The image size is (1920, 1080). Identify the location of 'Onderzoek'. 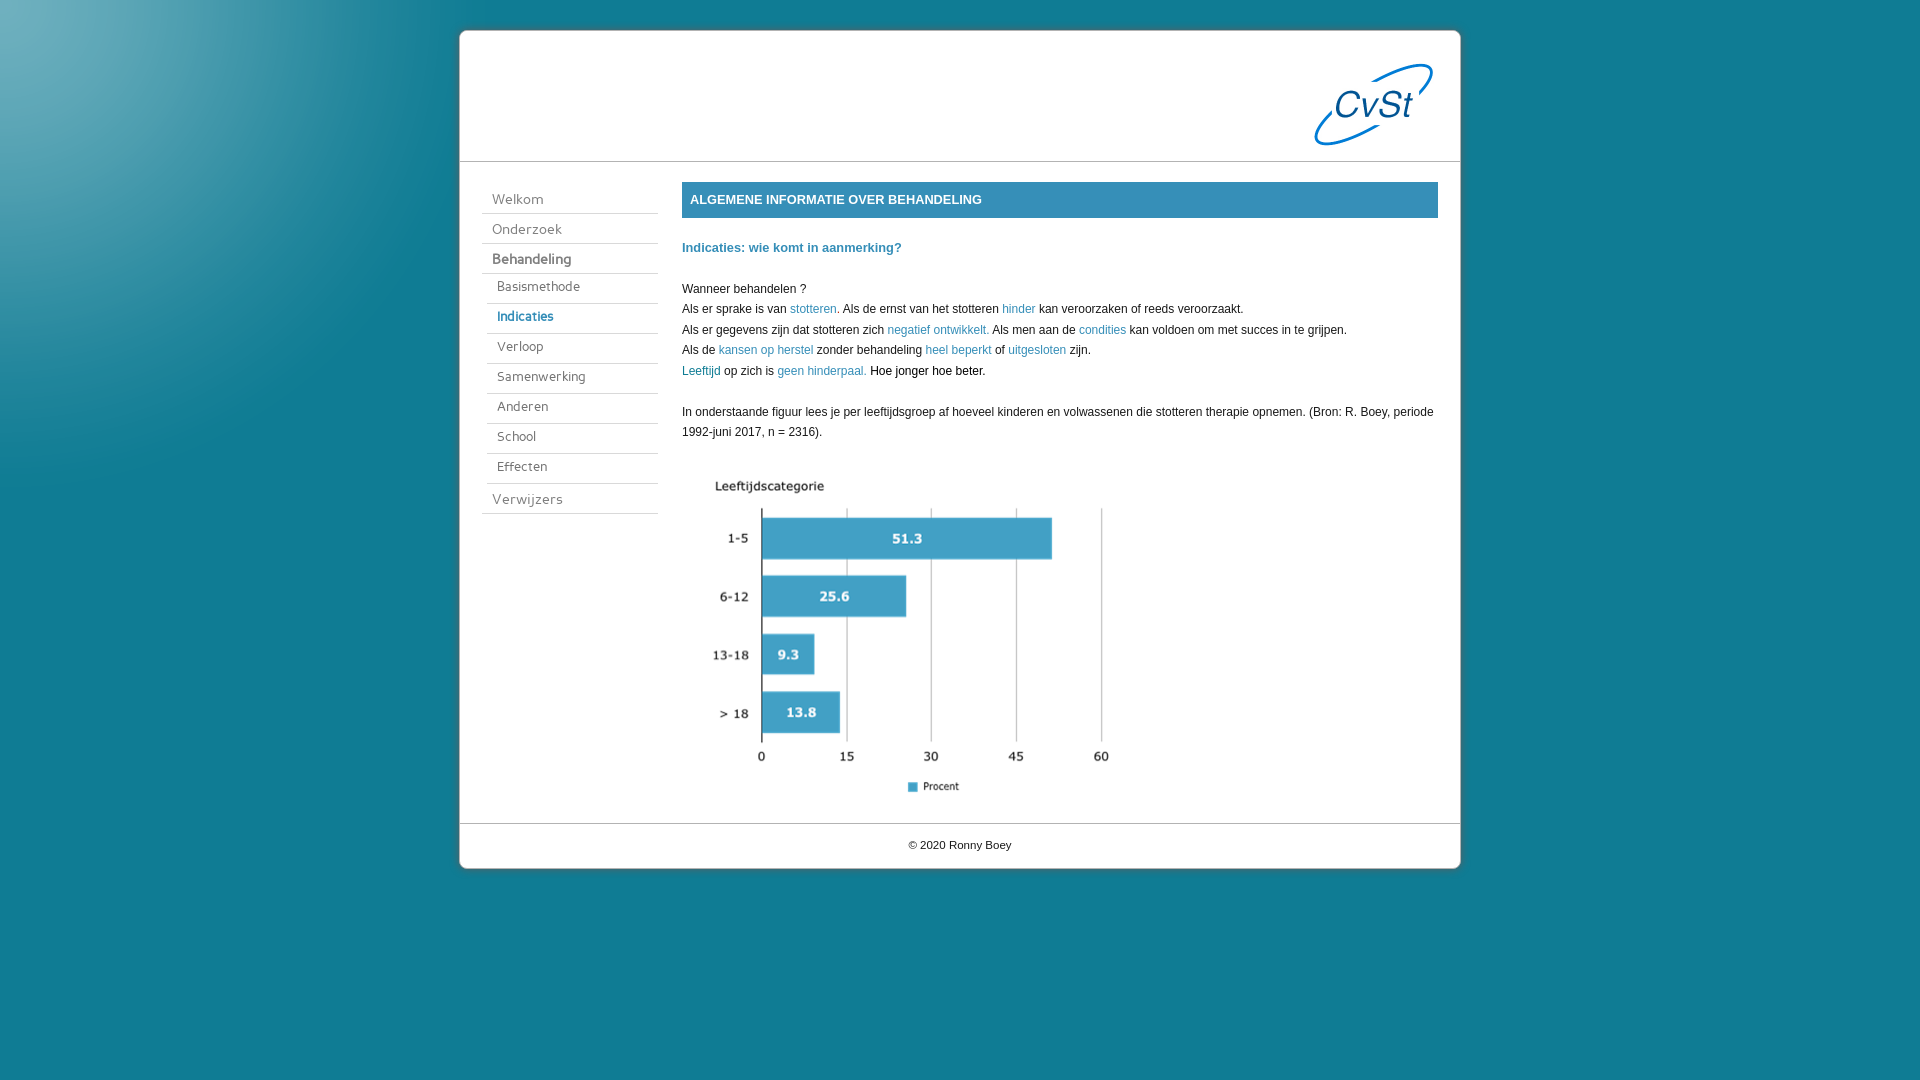
(481, 227).